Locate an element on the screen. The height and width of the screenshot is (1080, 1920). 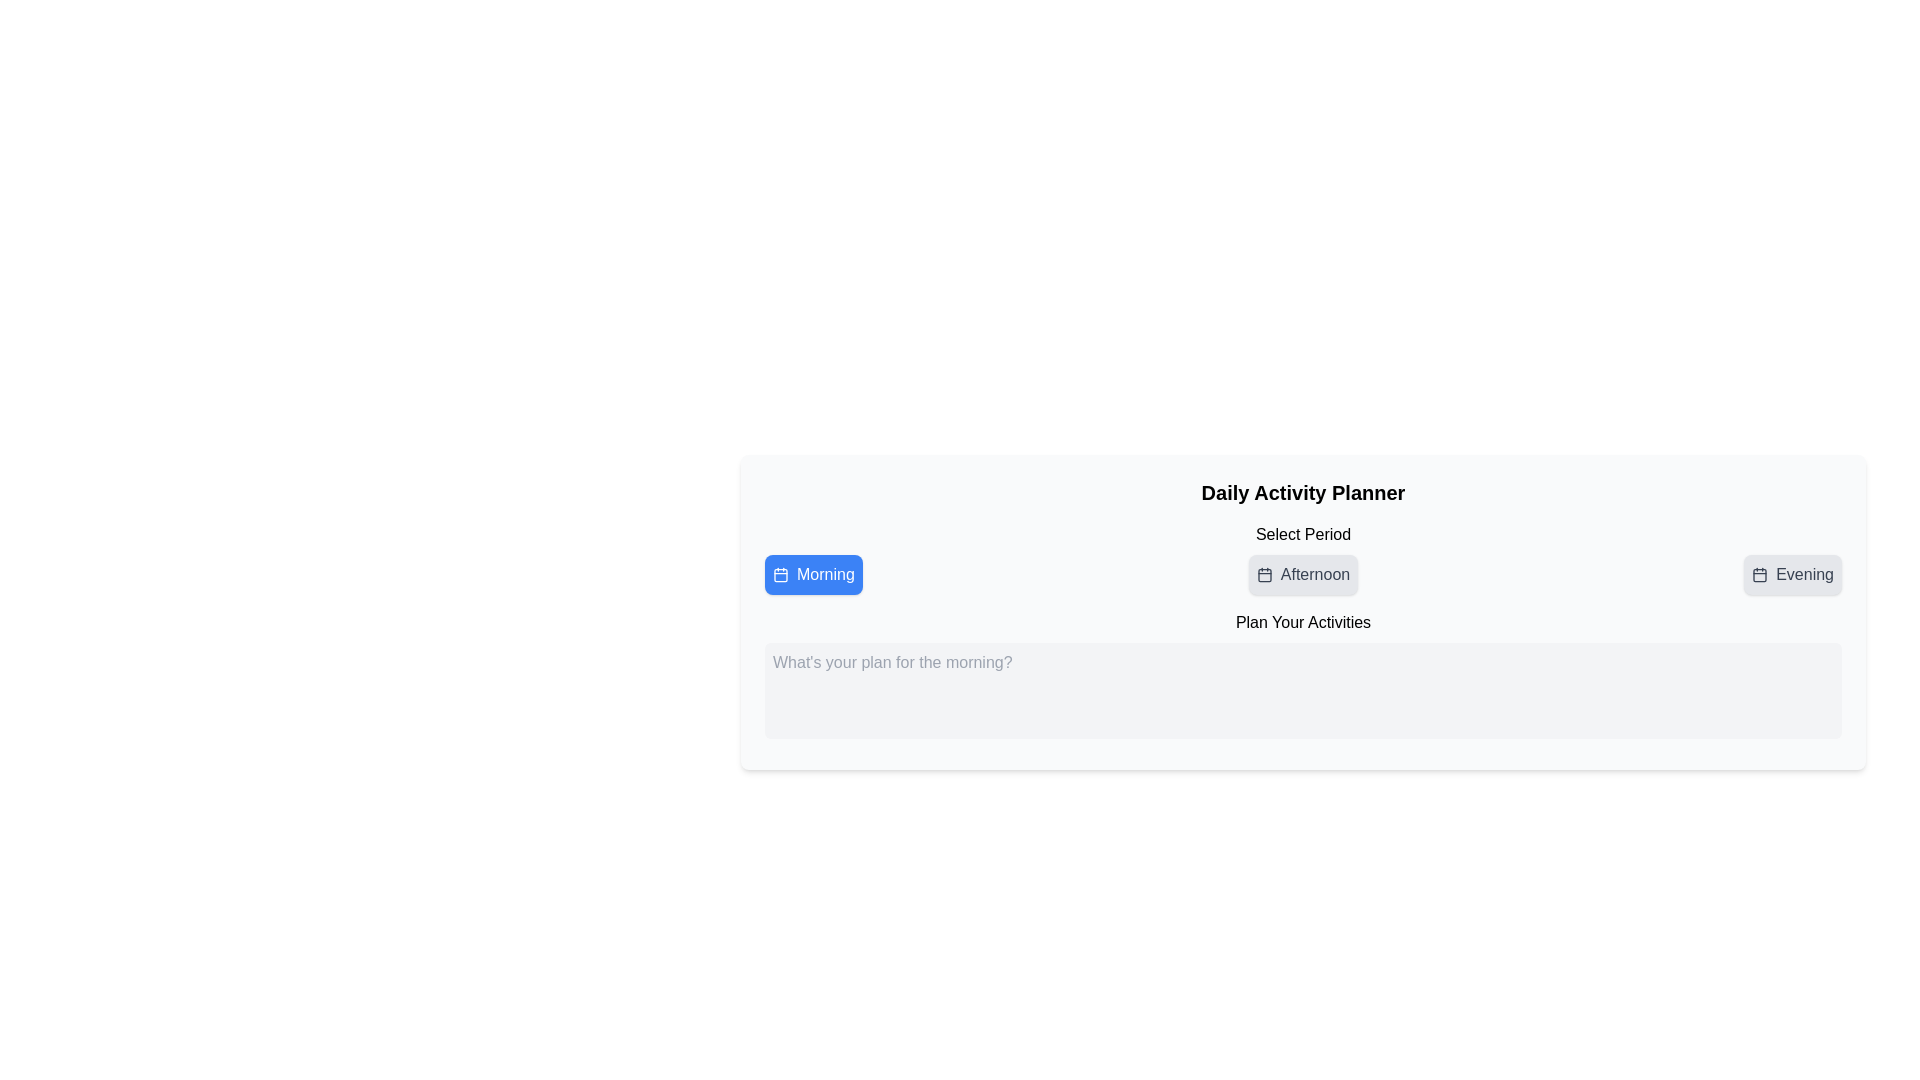
the rounded rectangle graphical element within the SVG calendar icon, located adjacent to the 'Evening' button is located at coordinates (1760, 575).